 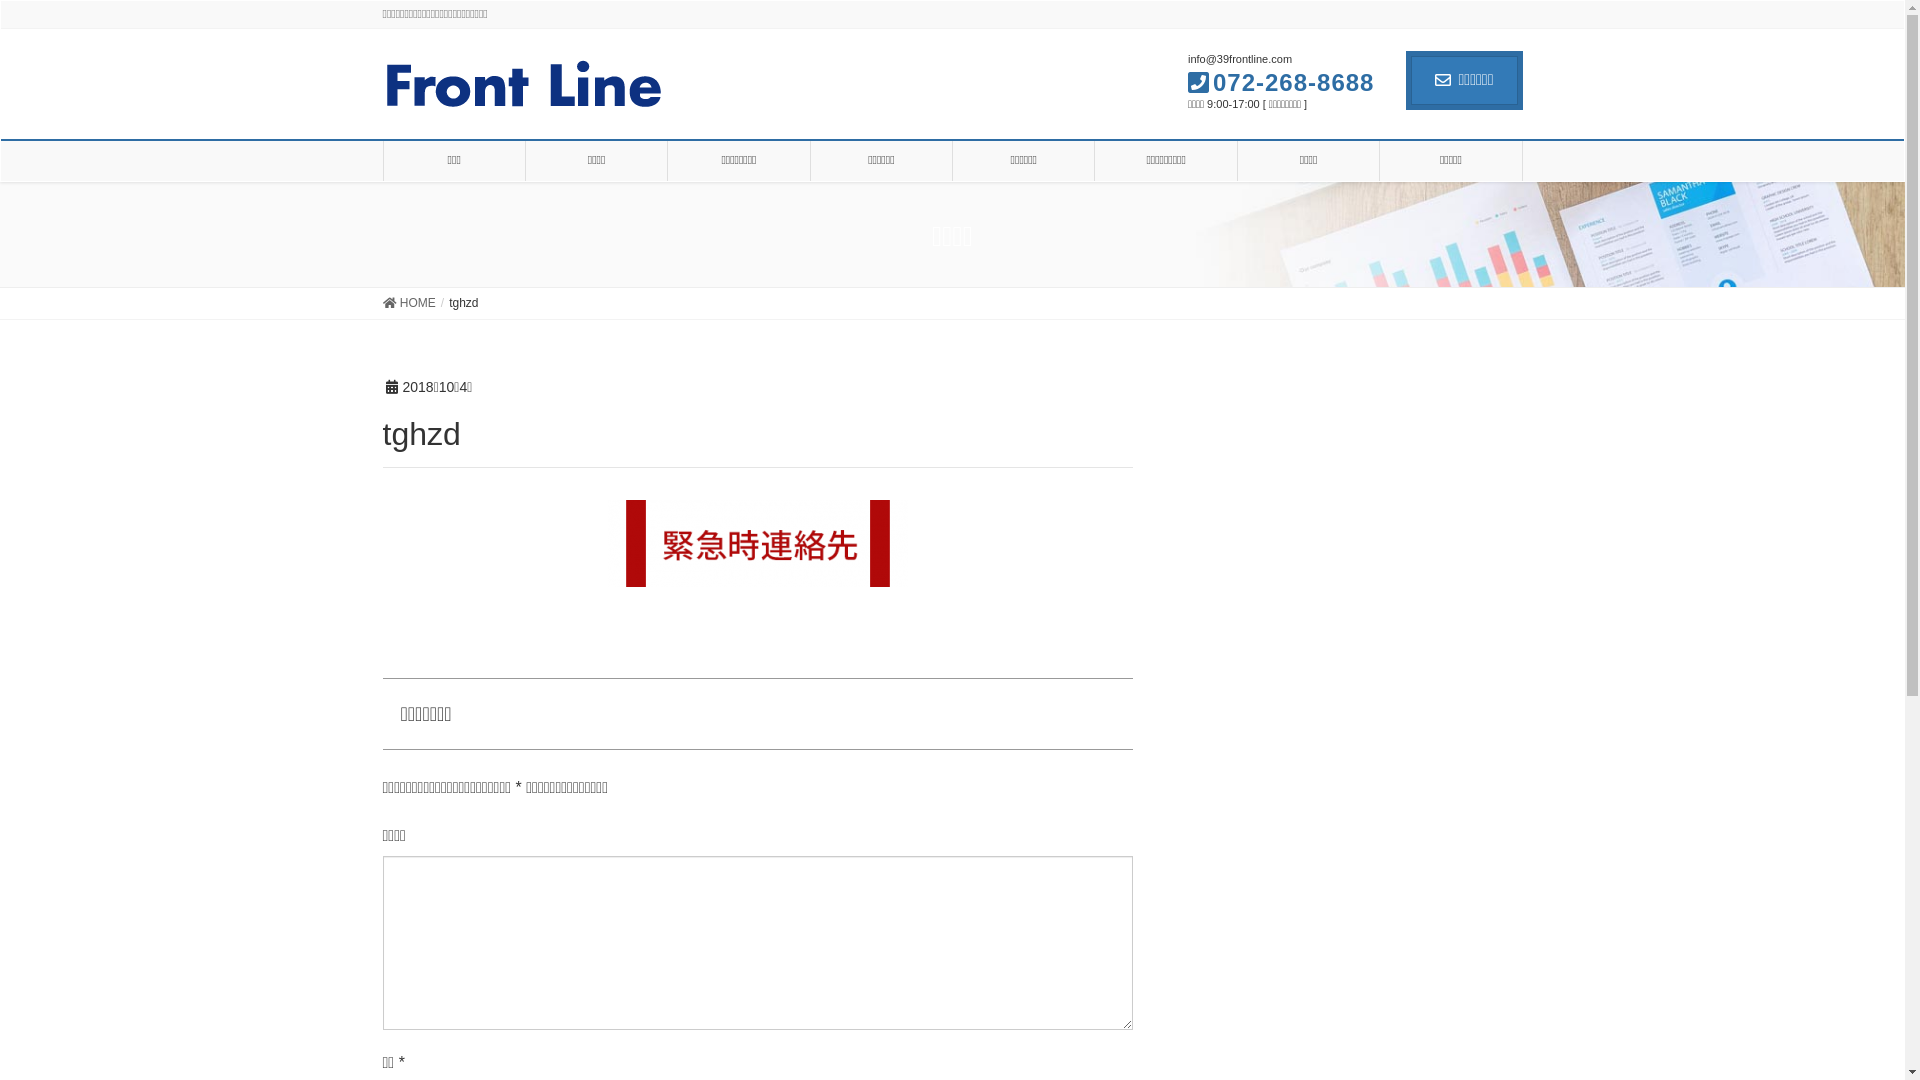 I want to click on 'HOME', so click(x=407, y=304).